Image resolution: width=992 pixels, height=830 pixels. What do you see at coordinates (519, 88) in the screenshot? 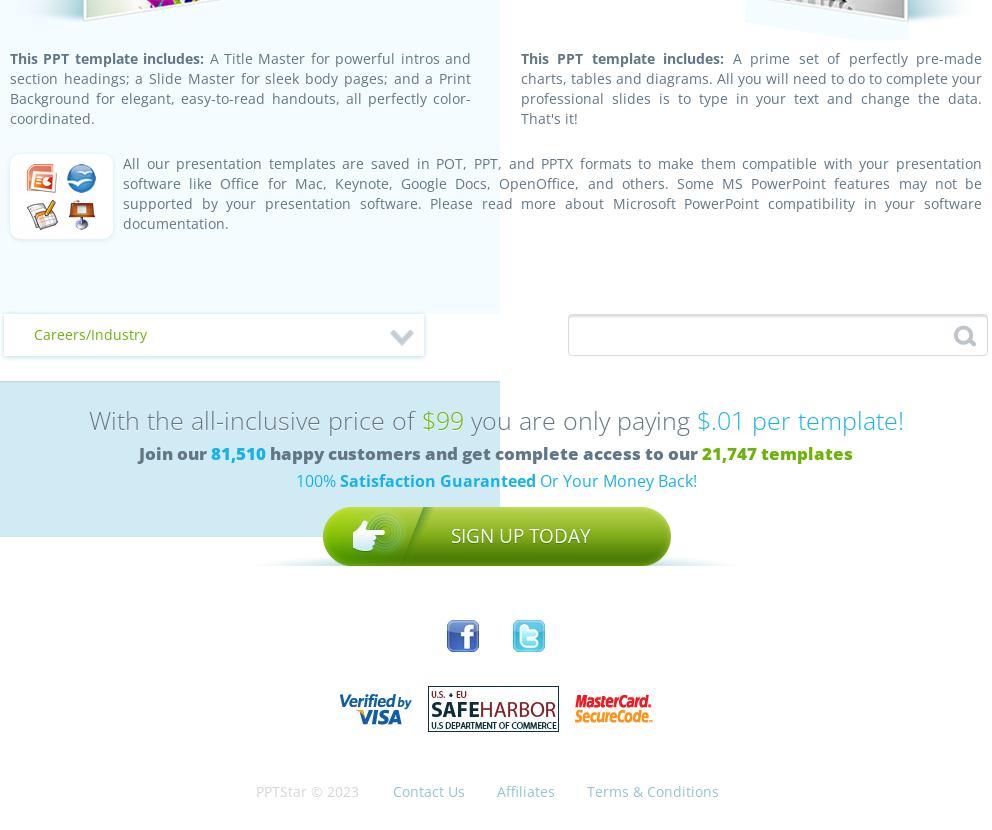
I see `'A prime set of perfectly pre-made charts, tables and diagrams. All you will need to do to complete your professional slides is to type in your text and change the data. That's it!'` at bounding box center [519, 88].